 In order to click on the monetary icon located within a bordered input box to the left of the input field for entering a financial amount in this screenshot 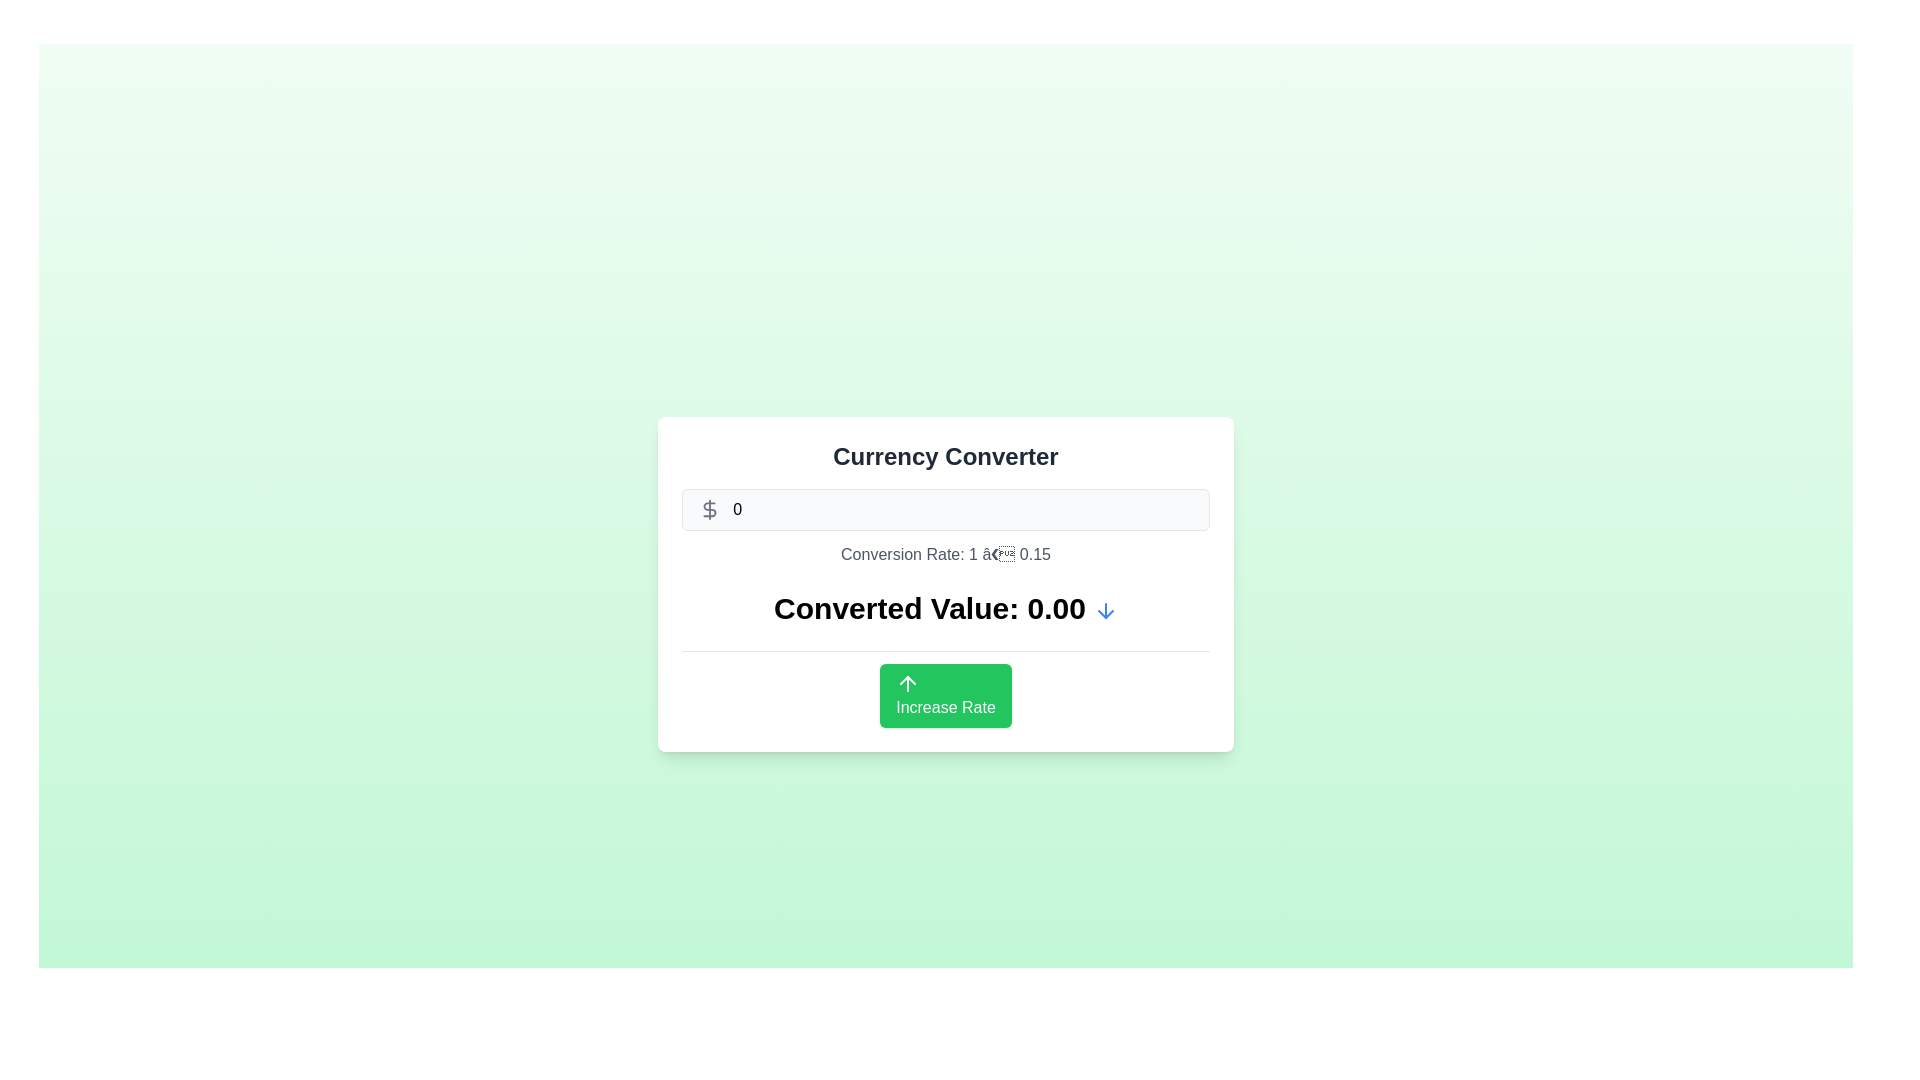, I will do `click(710, 508)`.